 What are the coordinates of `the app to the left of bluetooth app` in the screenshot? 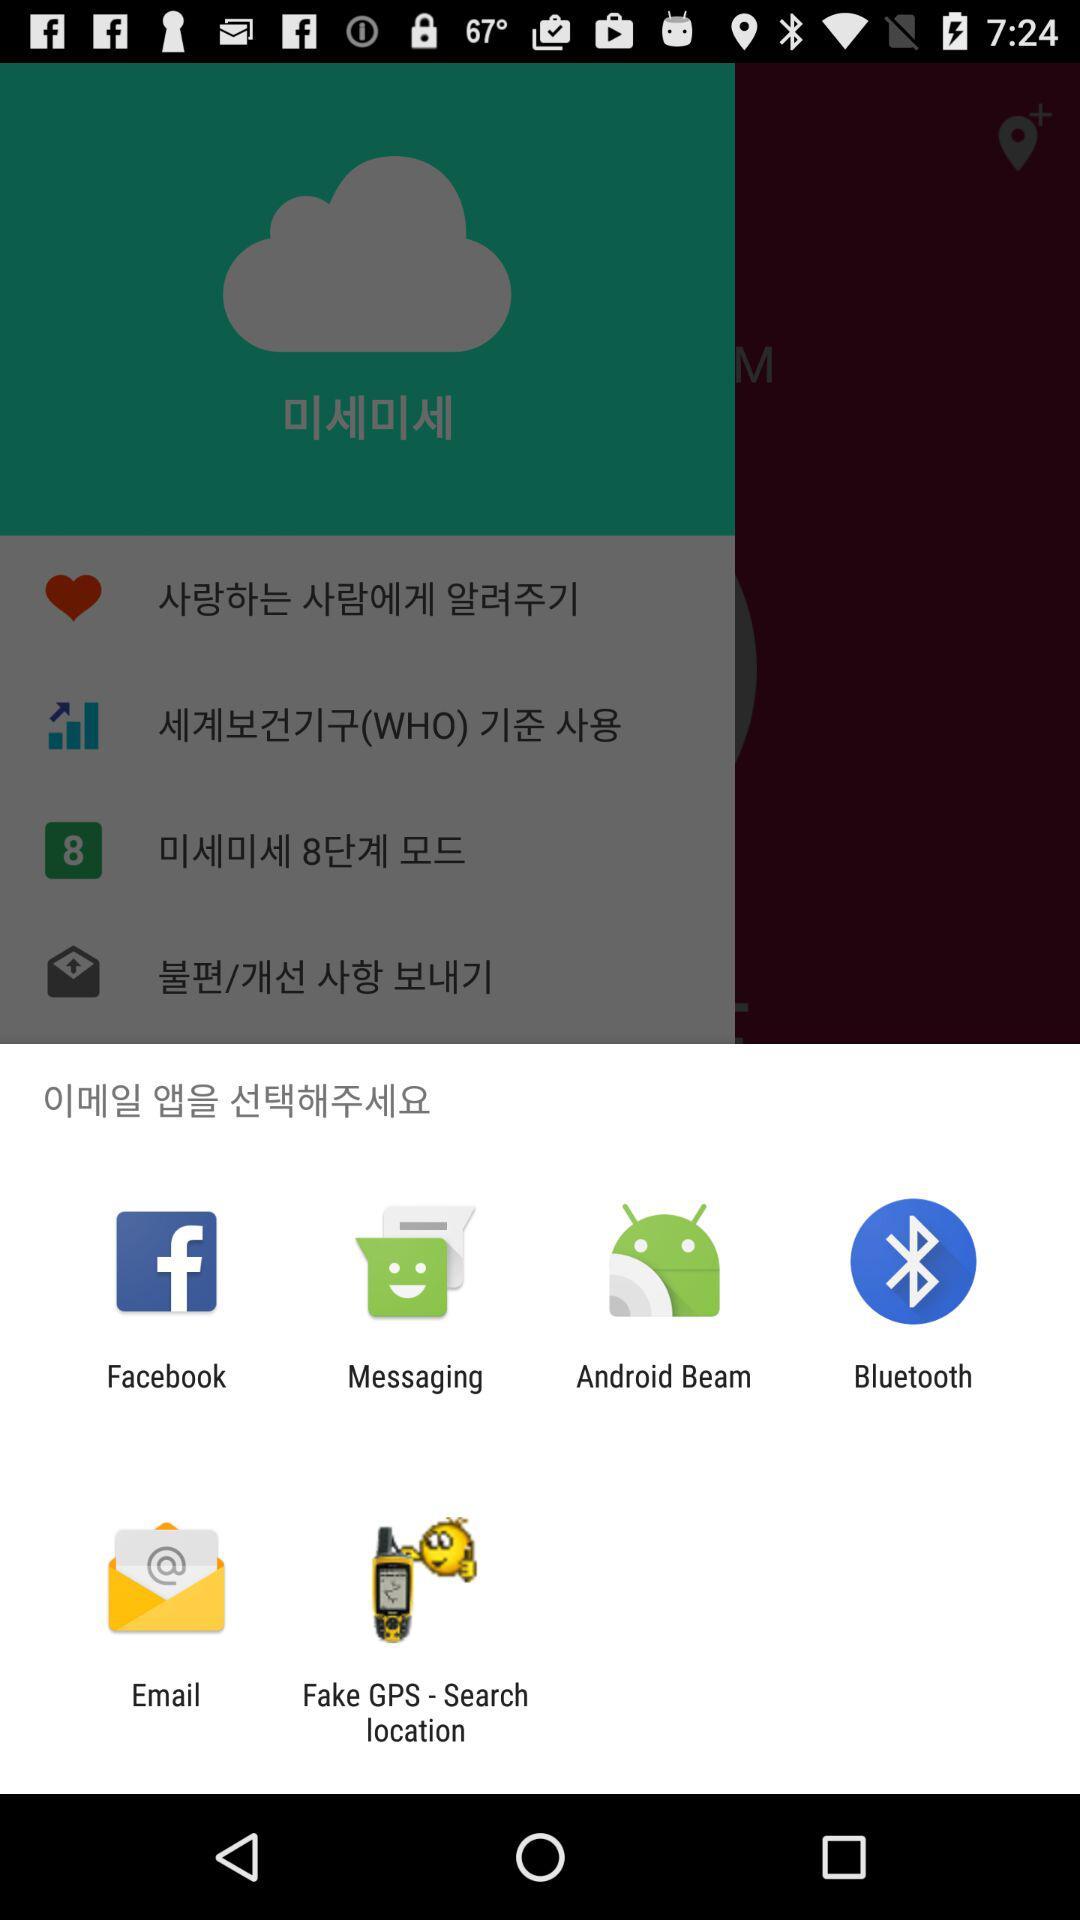 It's located at (664, 1392).